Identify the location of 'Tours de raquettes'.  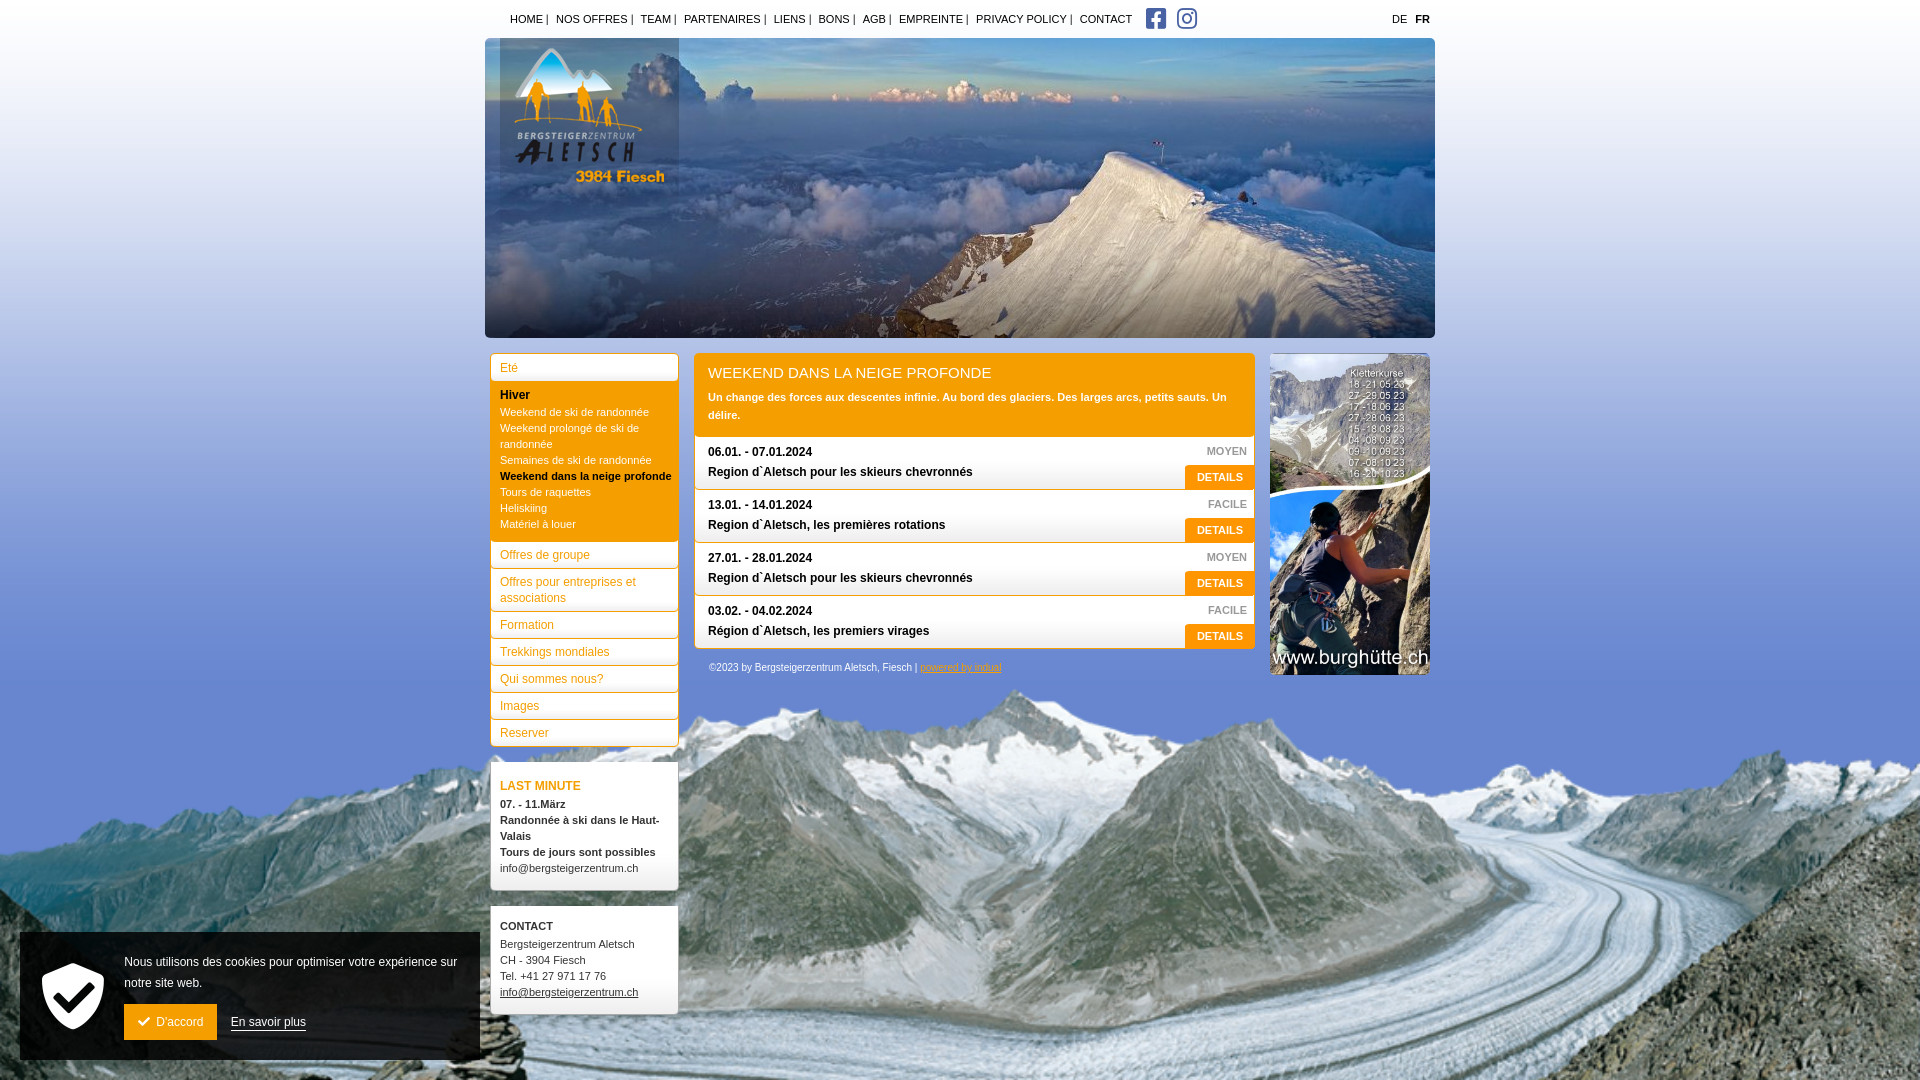
(585, 492).